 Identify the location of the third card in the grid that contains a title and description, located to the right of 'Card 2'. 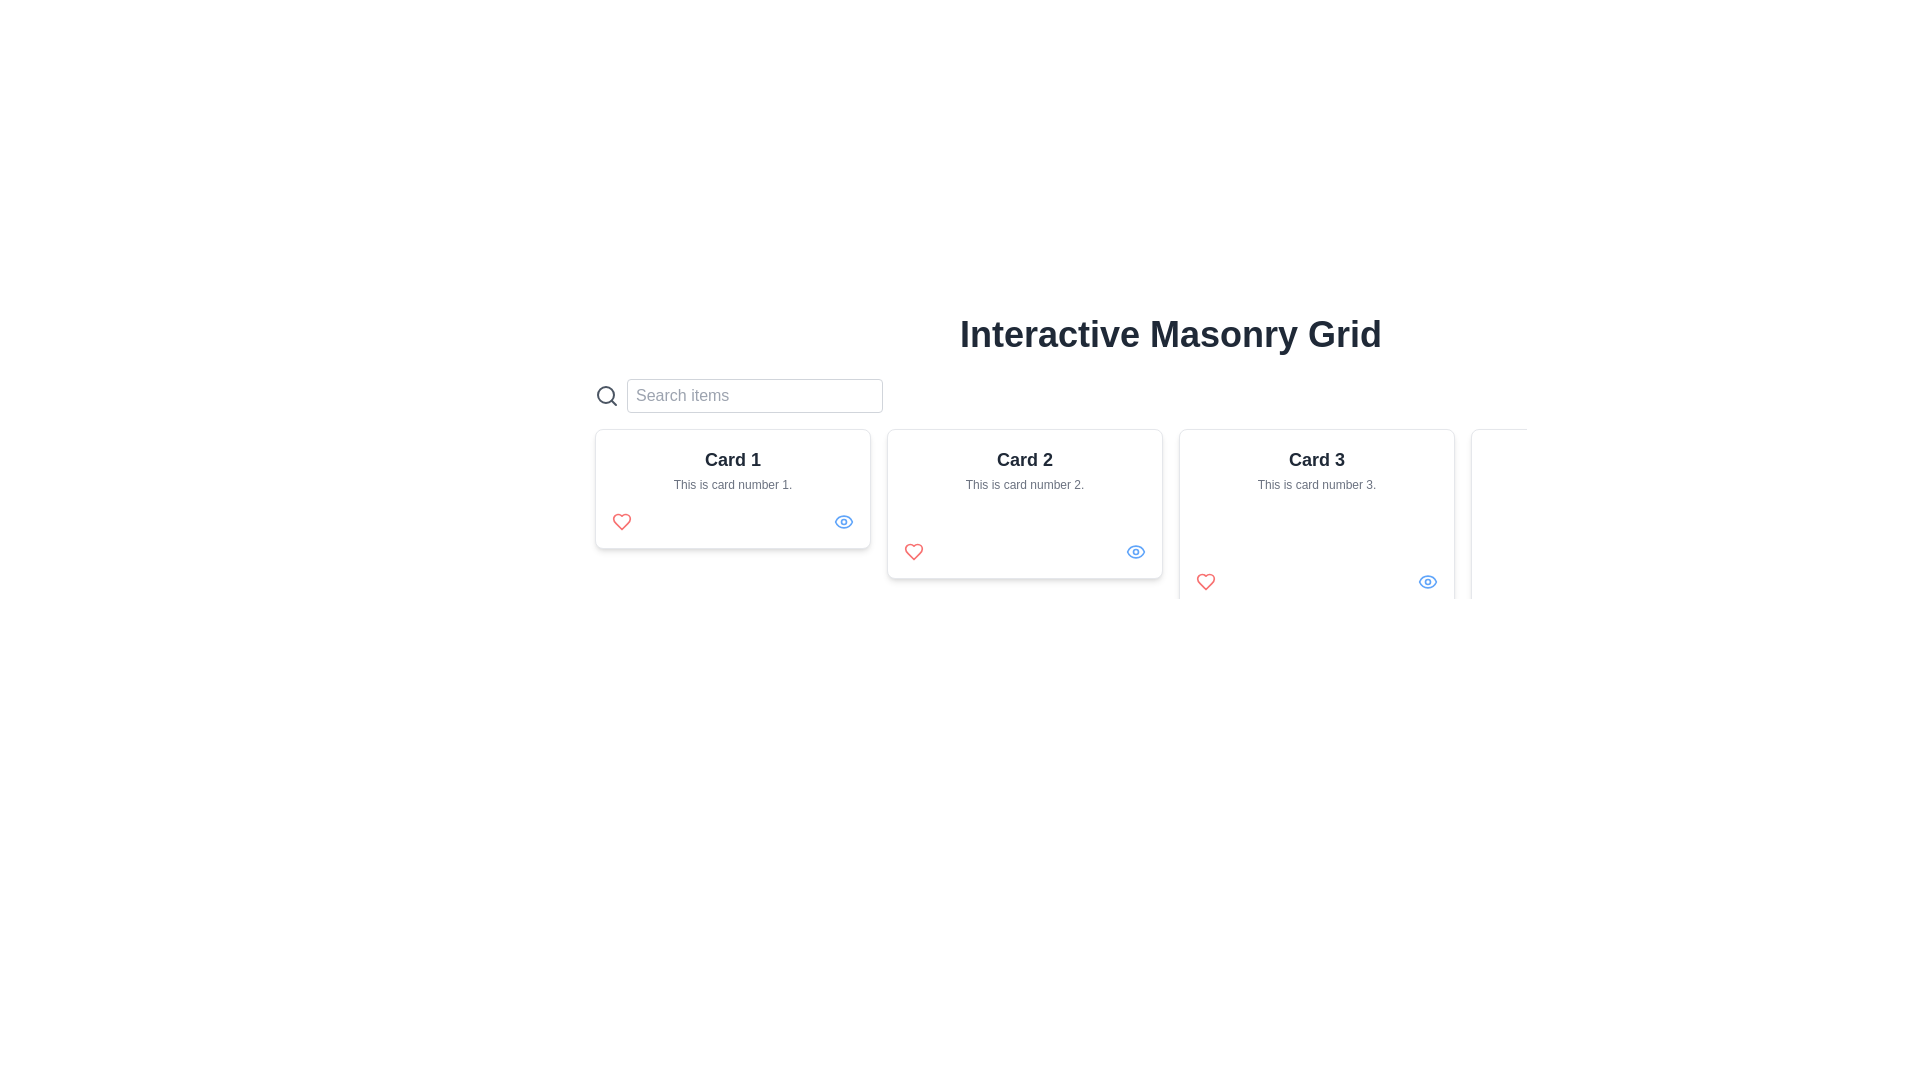
(1316, 518).